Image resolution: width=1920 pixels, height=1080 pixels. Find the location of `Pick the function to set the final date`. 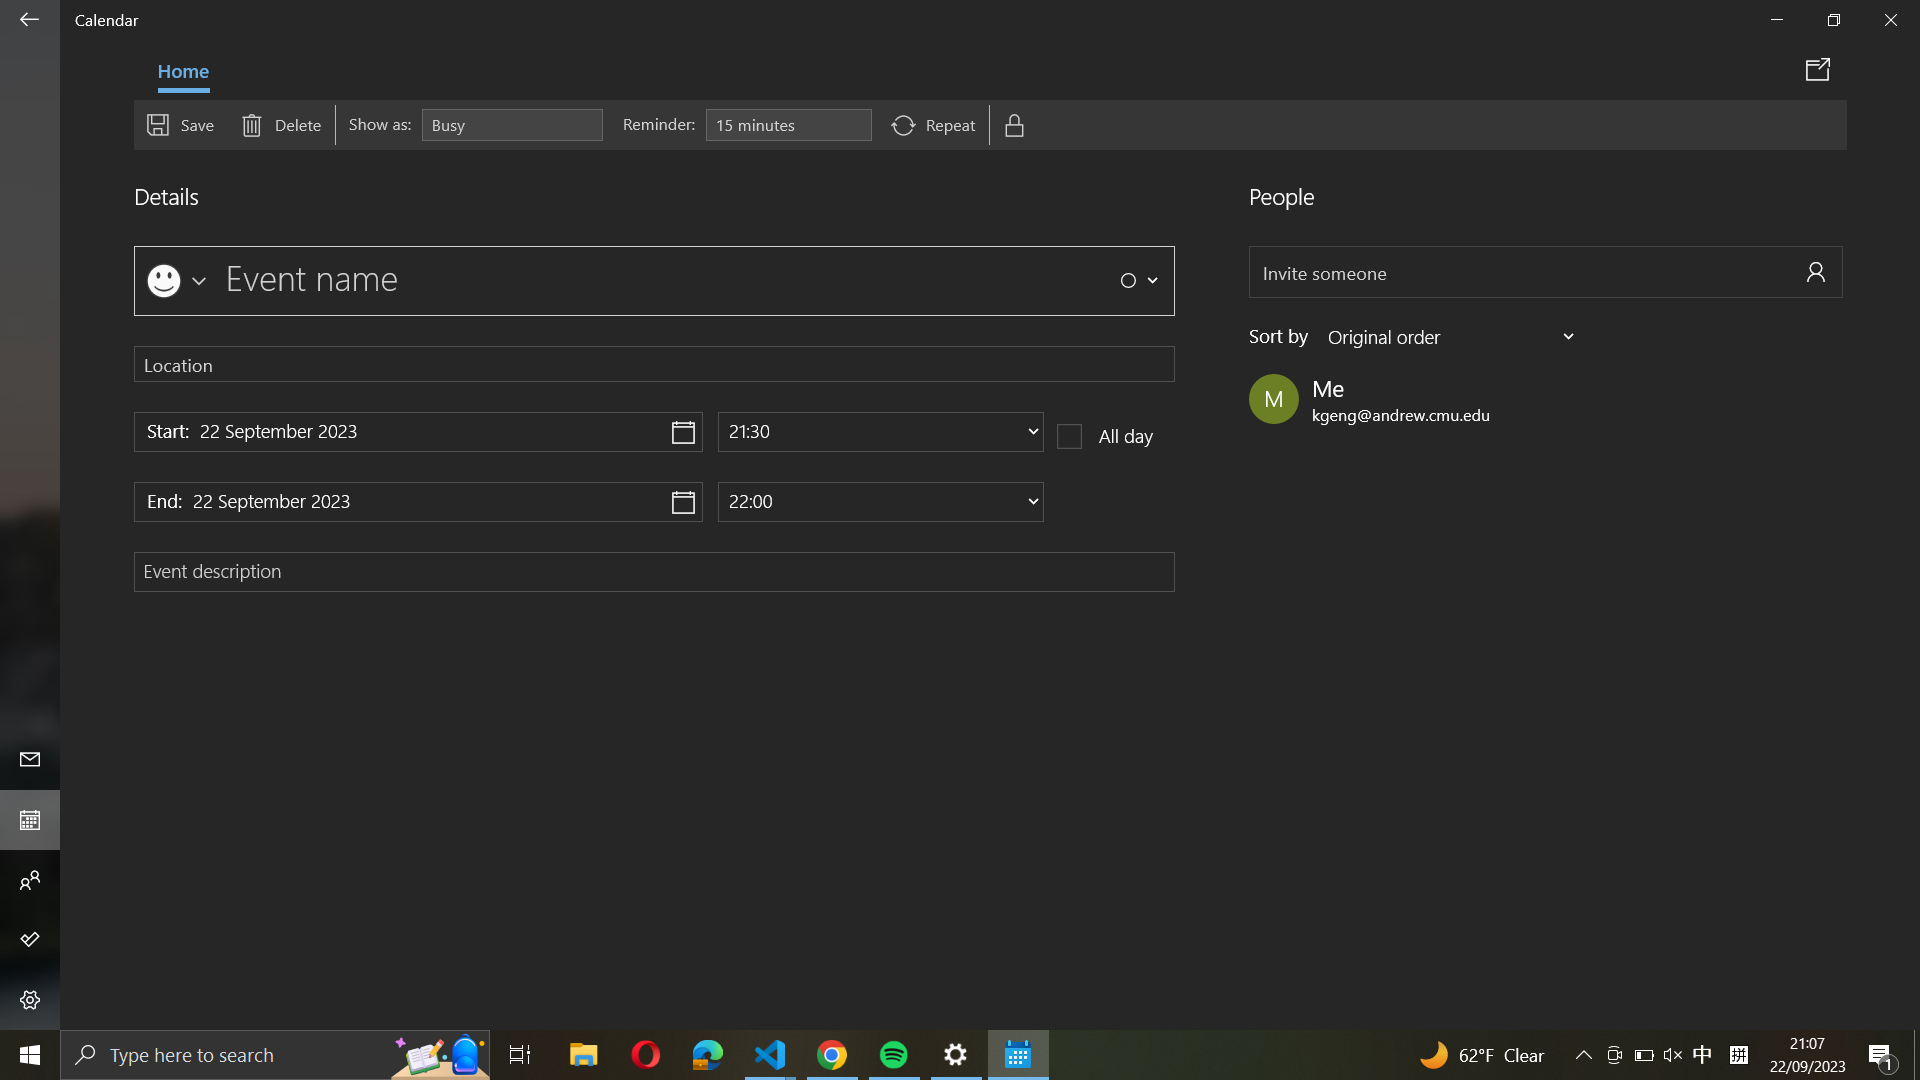

Pick the function to set the final date is located at coordinates (416, 499).